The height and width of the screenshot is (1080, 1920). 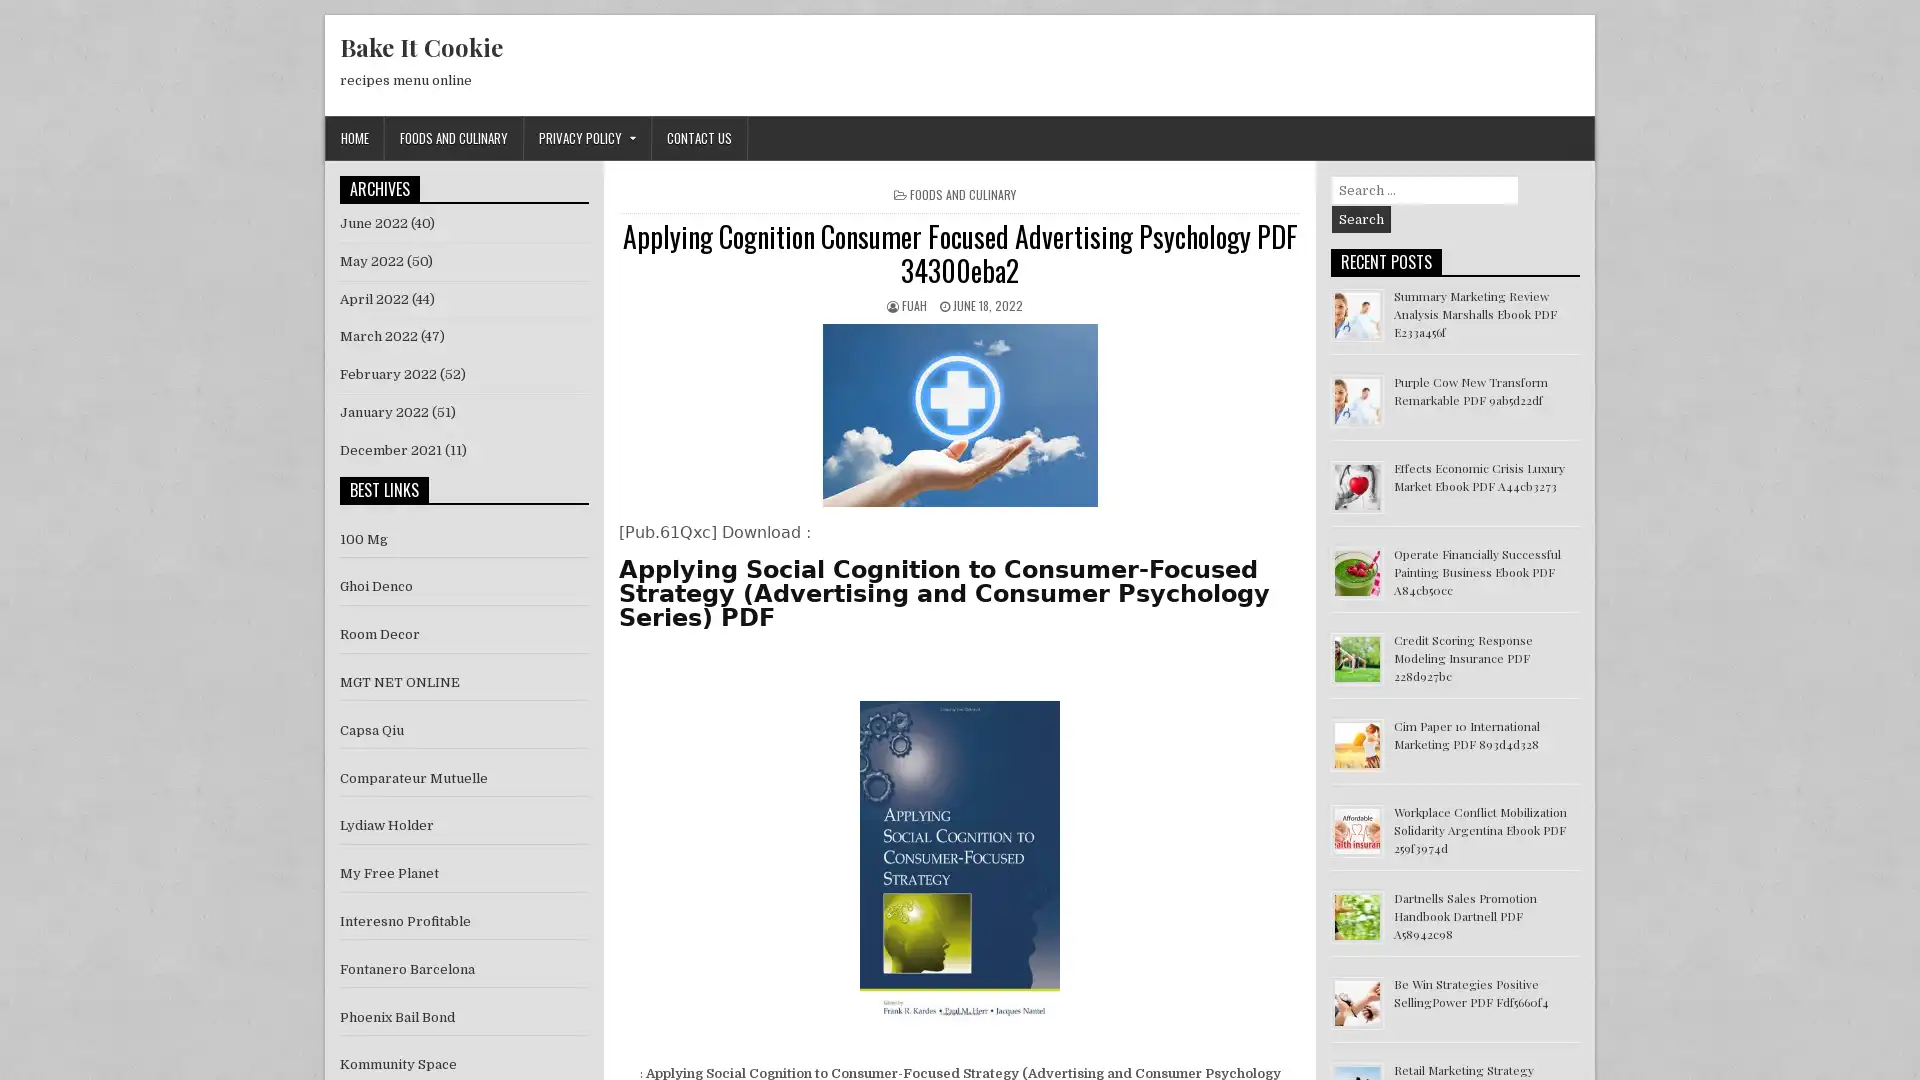 I want to click on Search, so click(x=1360, y=219).